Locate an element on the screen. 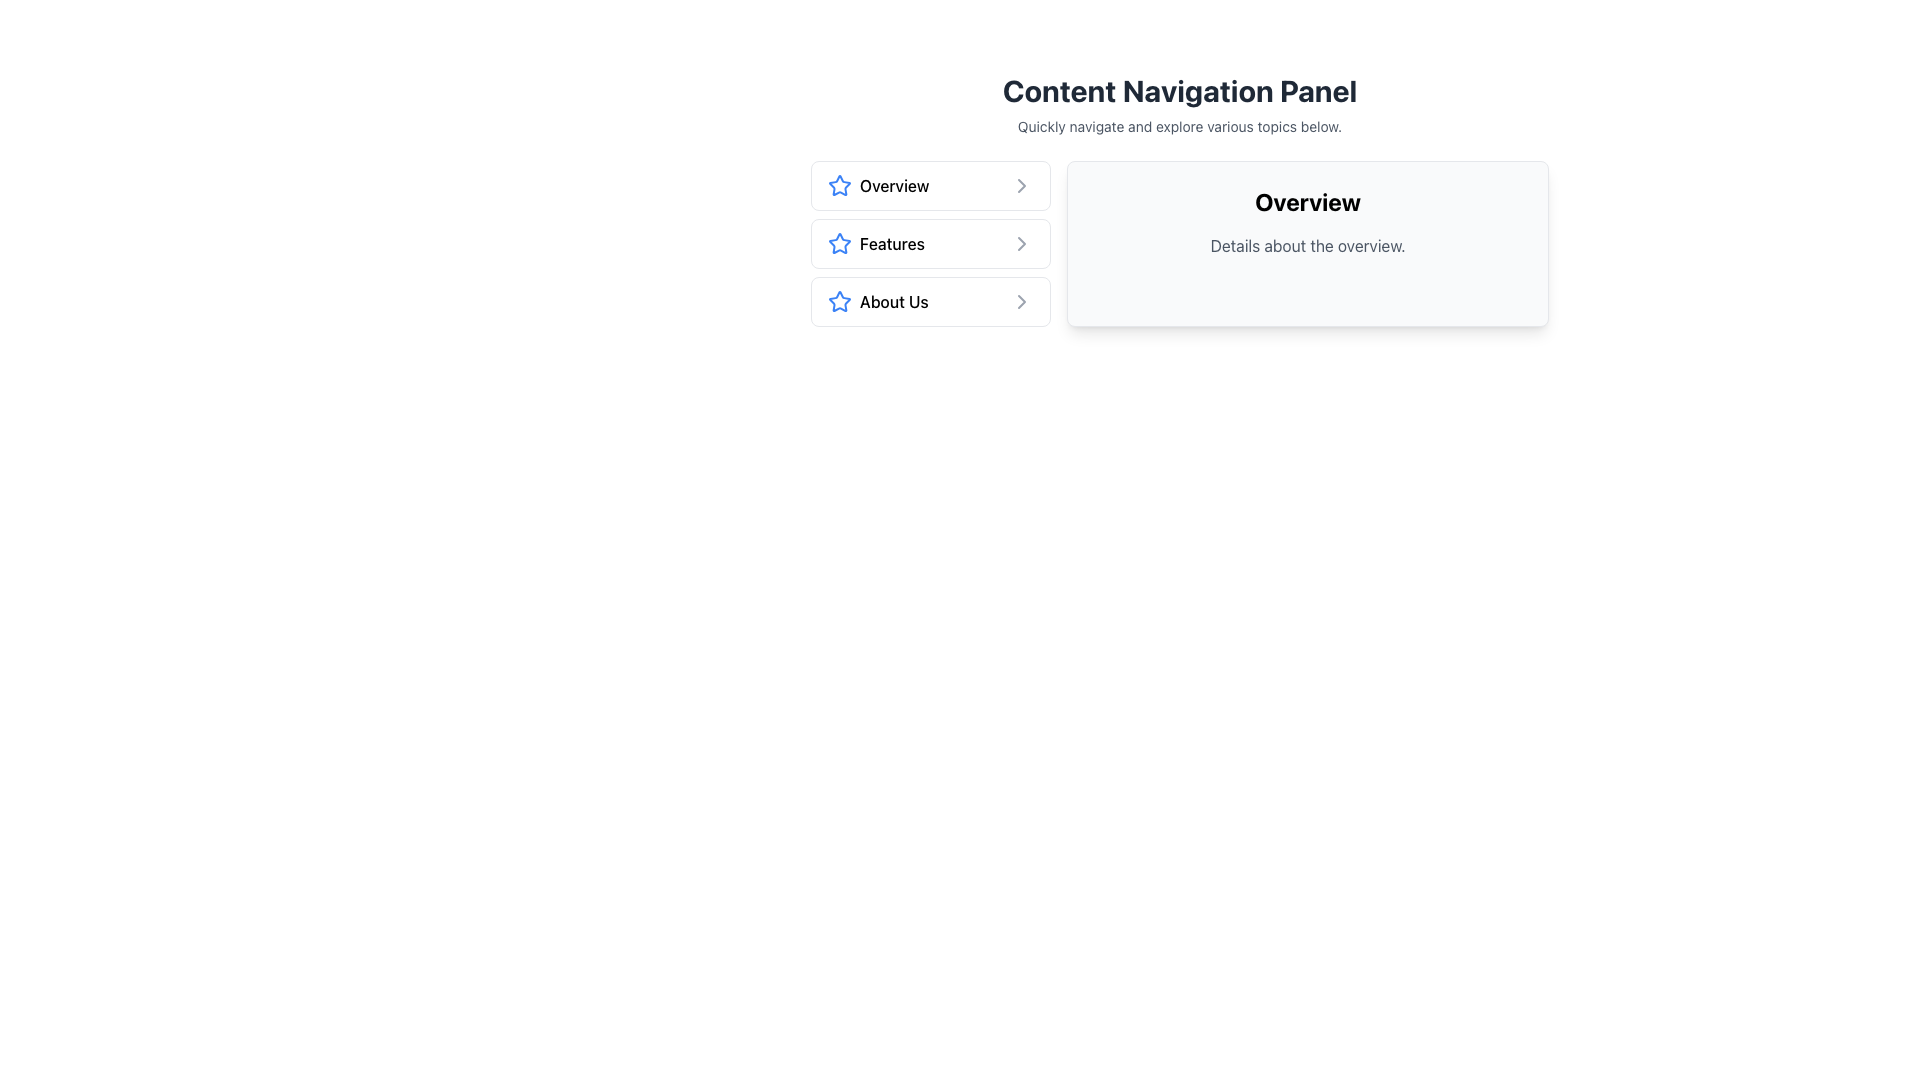  the 'Features' button, which is the second button in a vertical list of three buttons labeled 'Overview', 'Features', and 'About Us' is located at coordinates (930, 242).